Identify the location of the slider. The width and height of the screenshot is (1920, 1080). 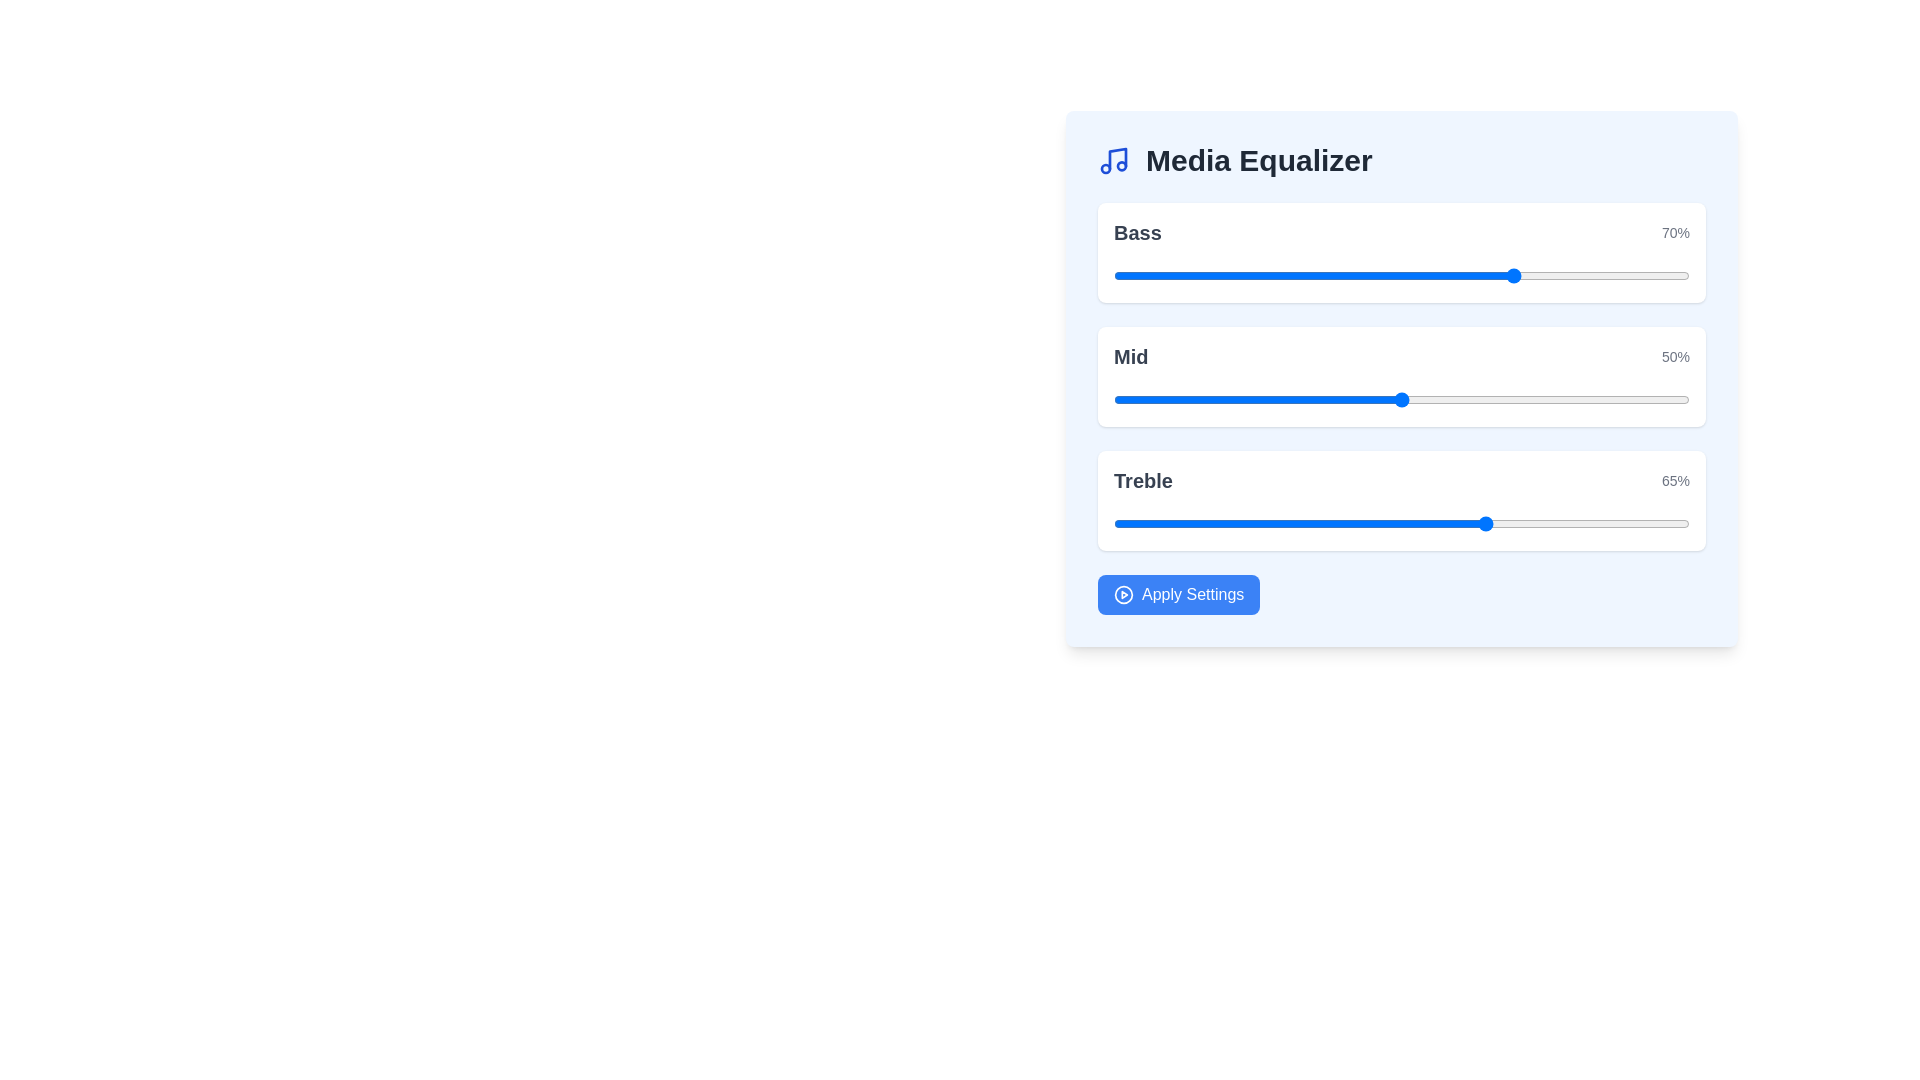
(1638, 400).